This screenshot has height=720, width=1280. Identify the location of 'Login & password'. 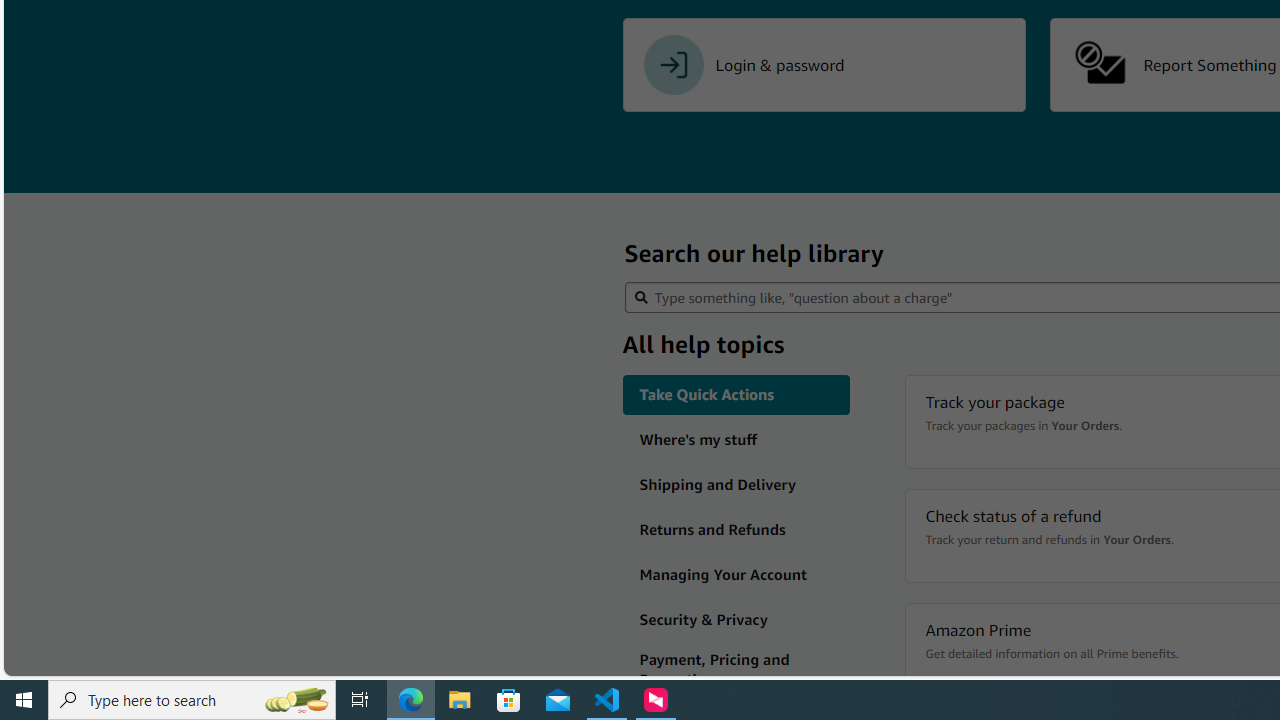
(824, 64).